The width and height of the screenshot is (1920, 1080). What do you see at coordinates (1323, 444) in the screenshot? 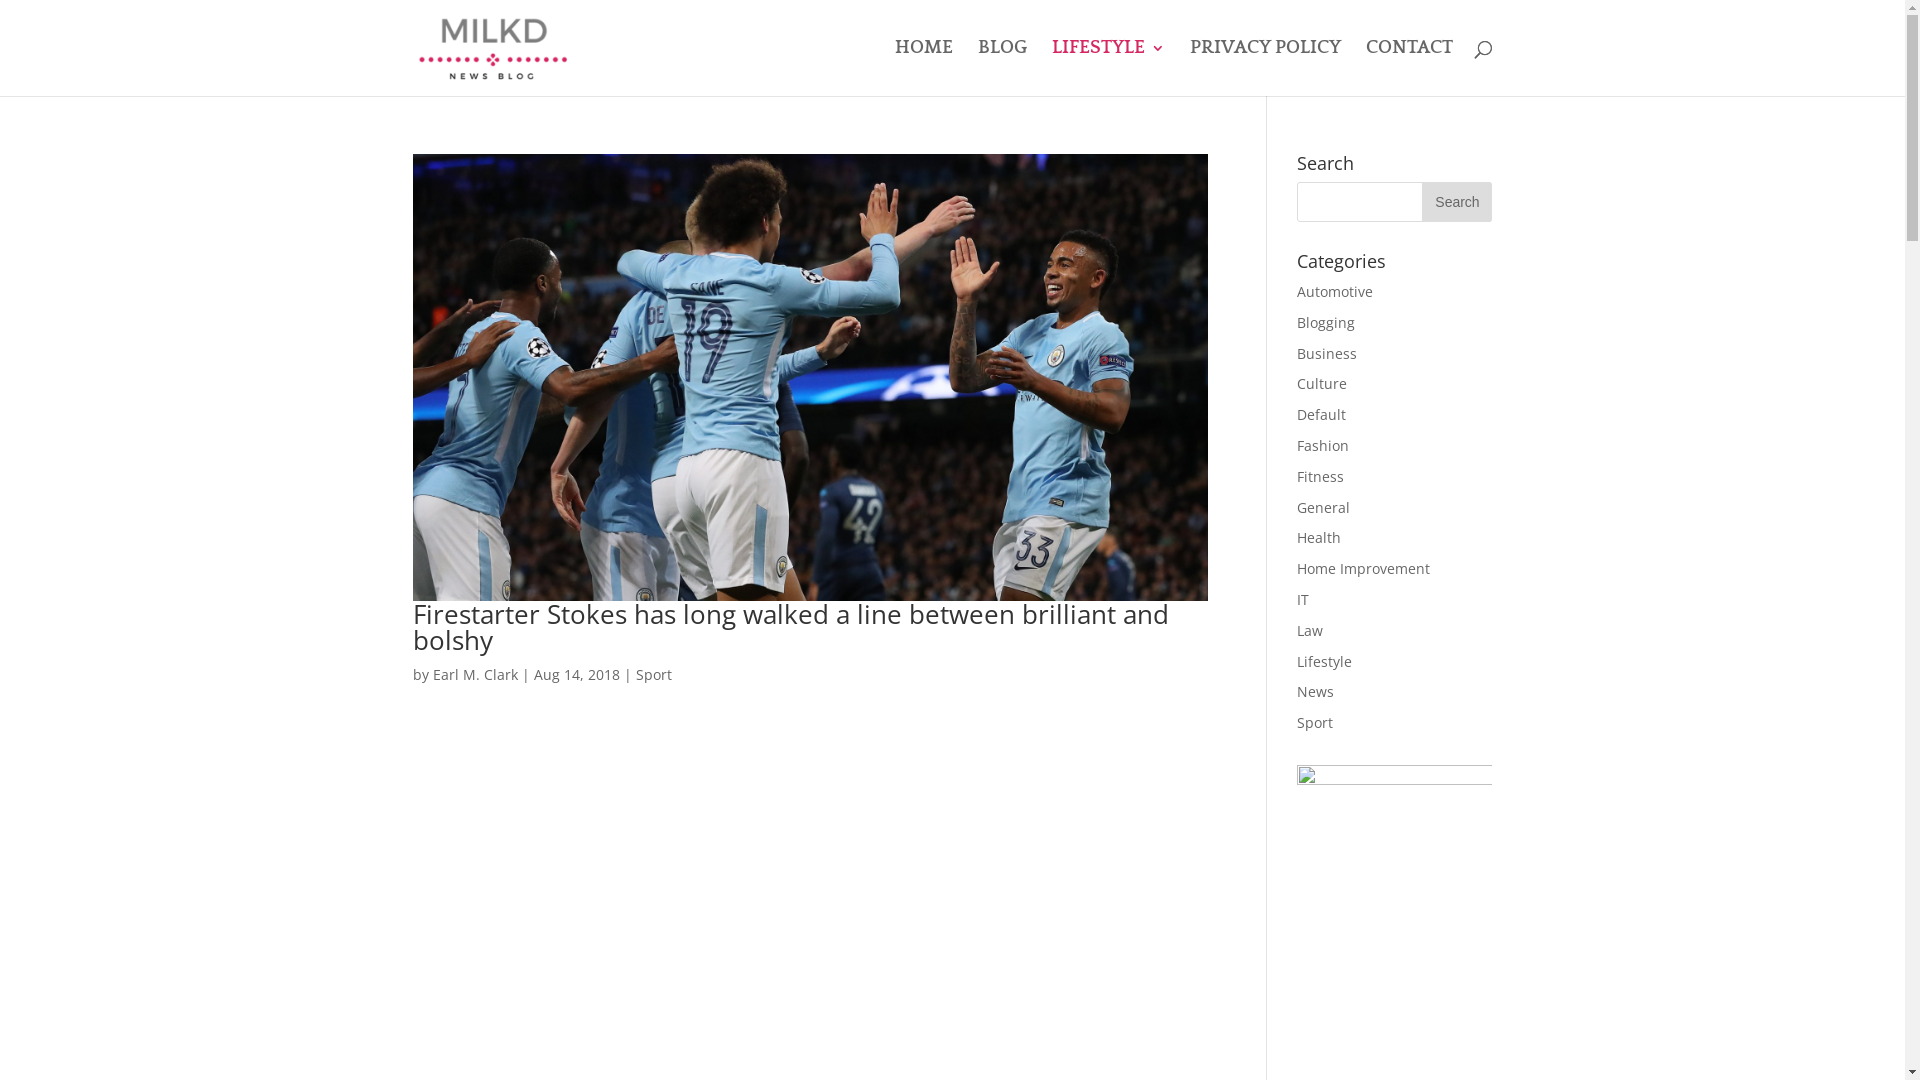
I see `'Fashion'` at bounding box center [1323, 444].